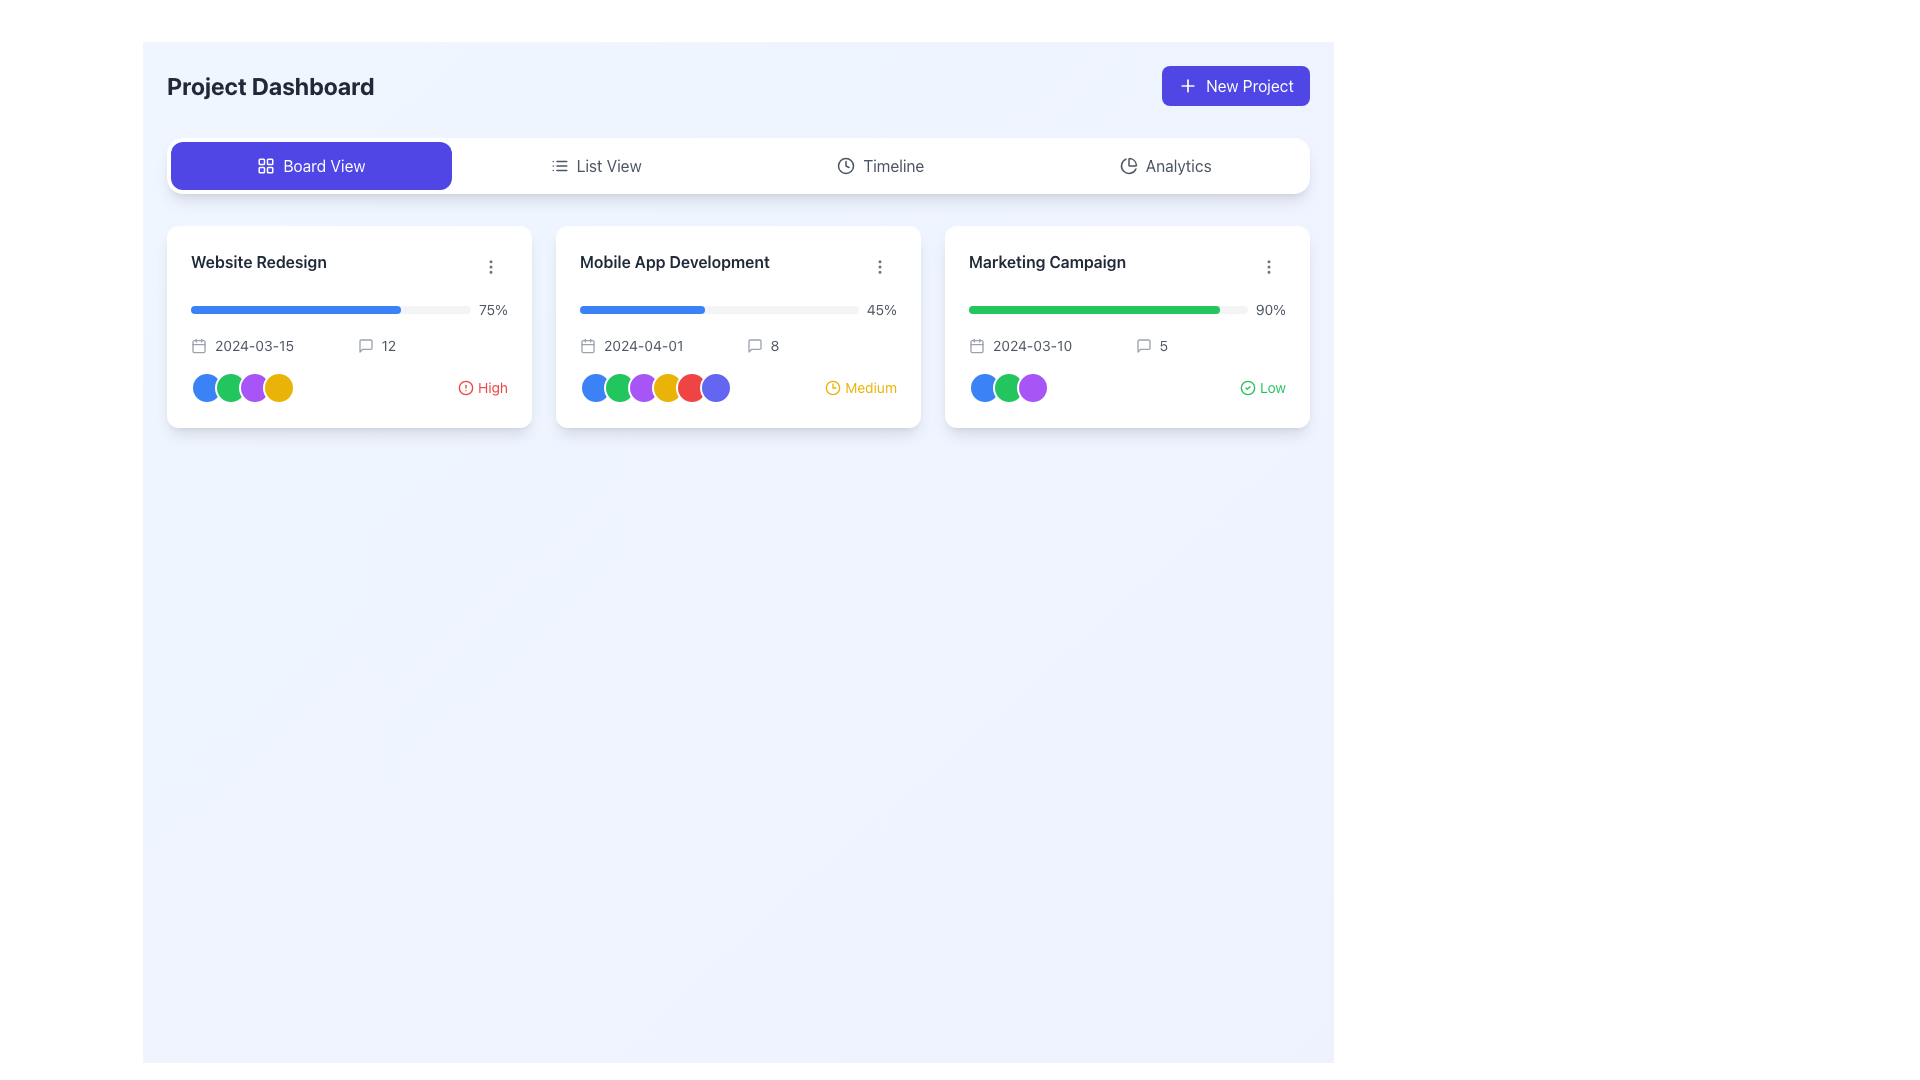 This screenshot has width=1920, height=1080. What do you see at coordinates (594, 388) in the screenshot?
I see `the Avatar icon, which is the first in a row of six circular icons located at the bottom left of the 'Mobile App Development' card` at bounding box center [594, 388].